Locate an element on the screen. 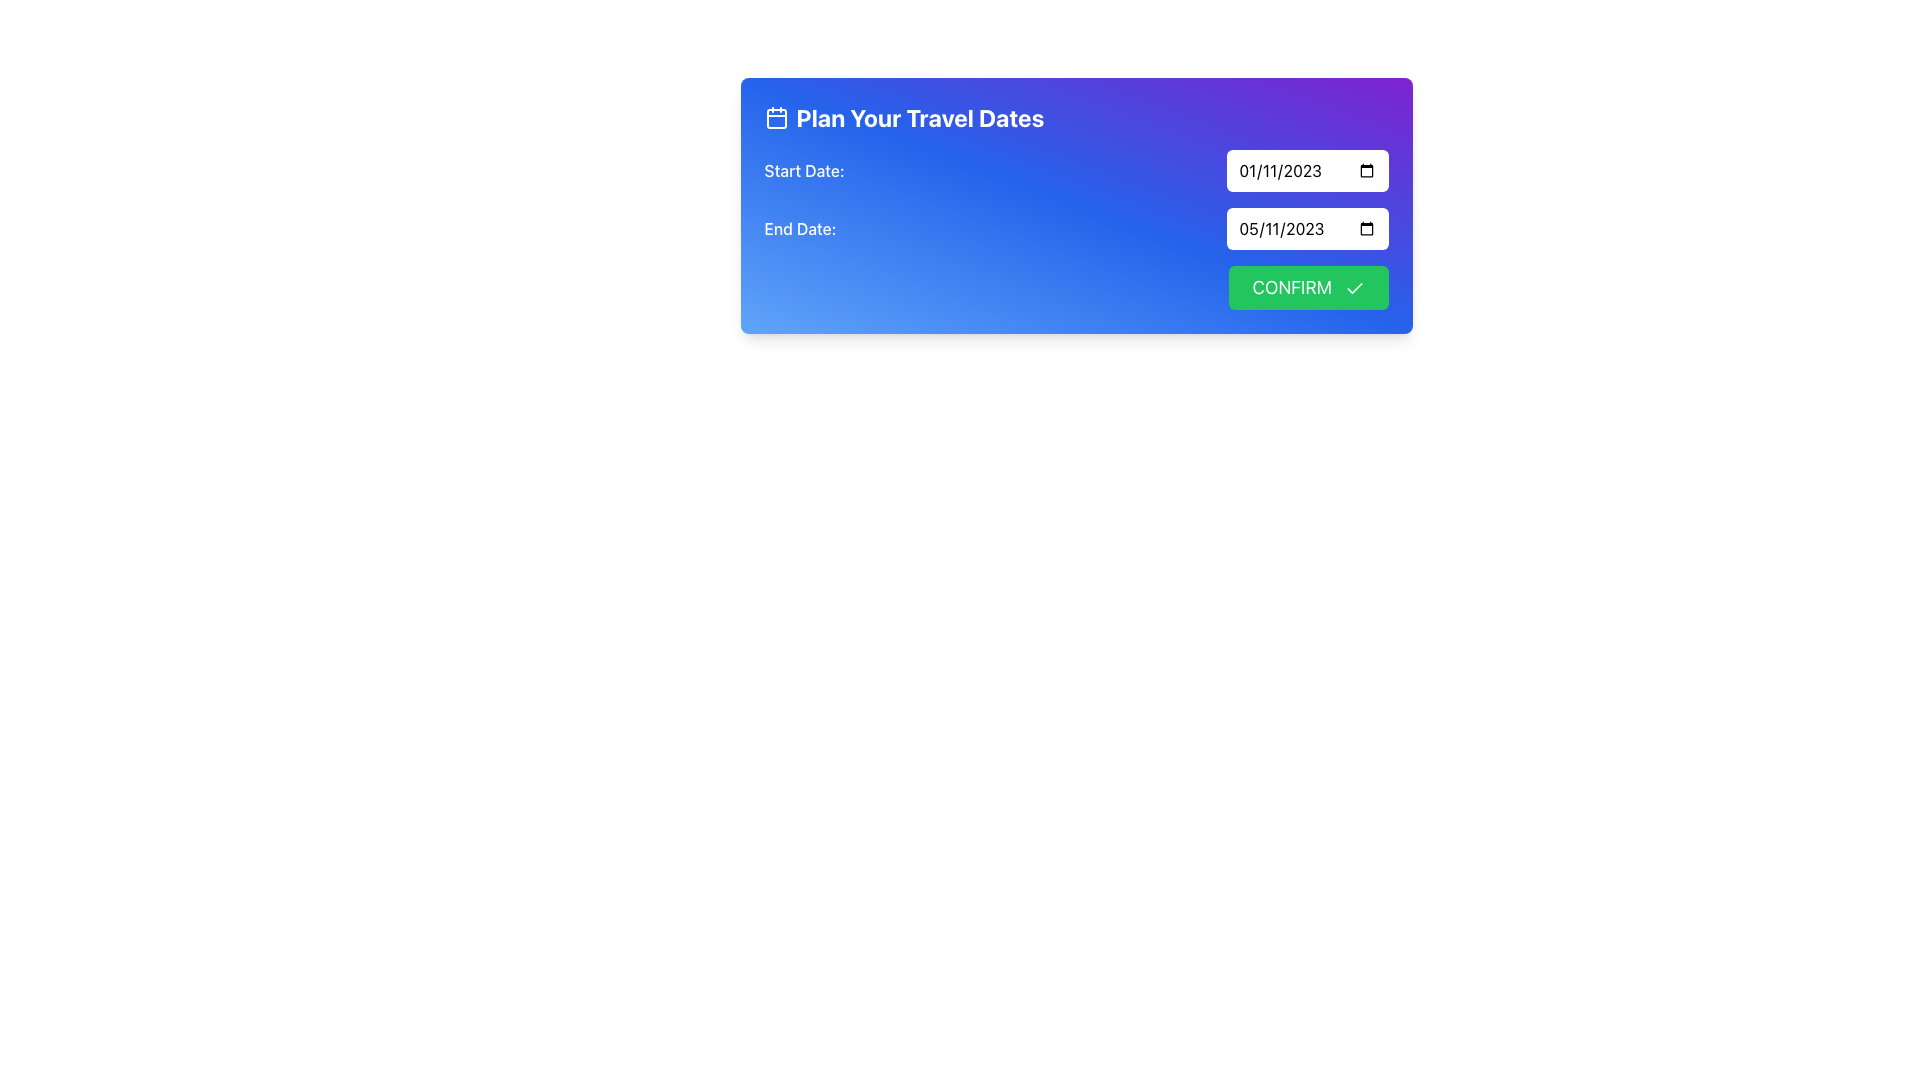  the white checkmark icon on the green background located within the 'Confirm' button at the lower-right corner of the 'Plan Your Travel Dates' form is located at coordinates (1354, 289).